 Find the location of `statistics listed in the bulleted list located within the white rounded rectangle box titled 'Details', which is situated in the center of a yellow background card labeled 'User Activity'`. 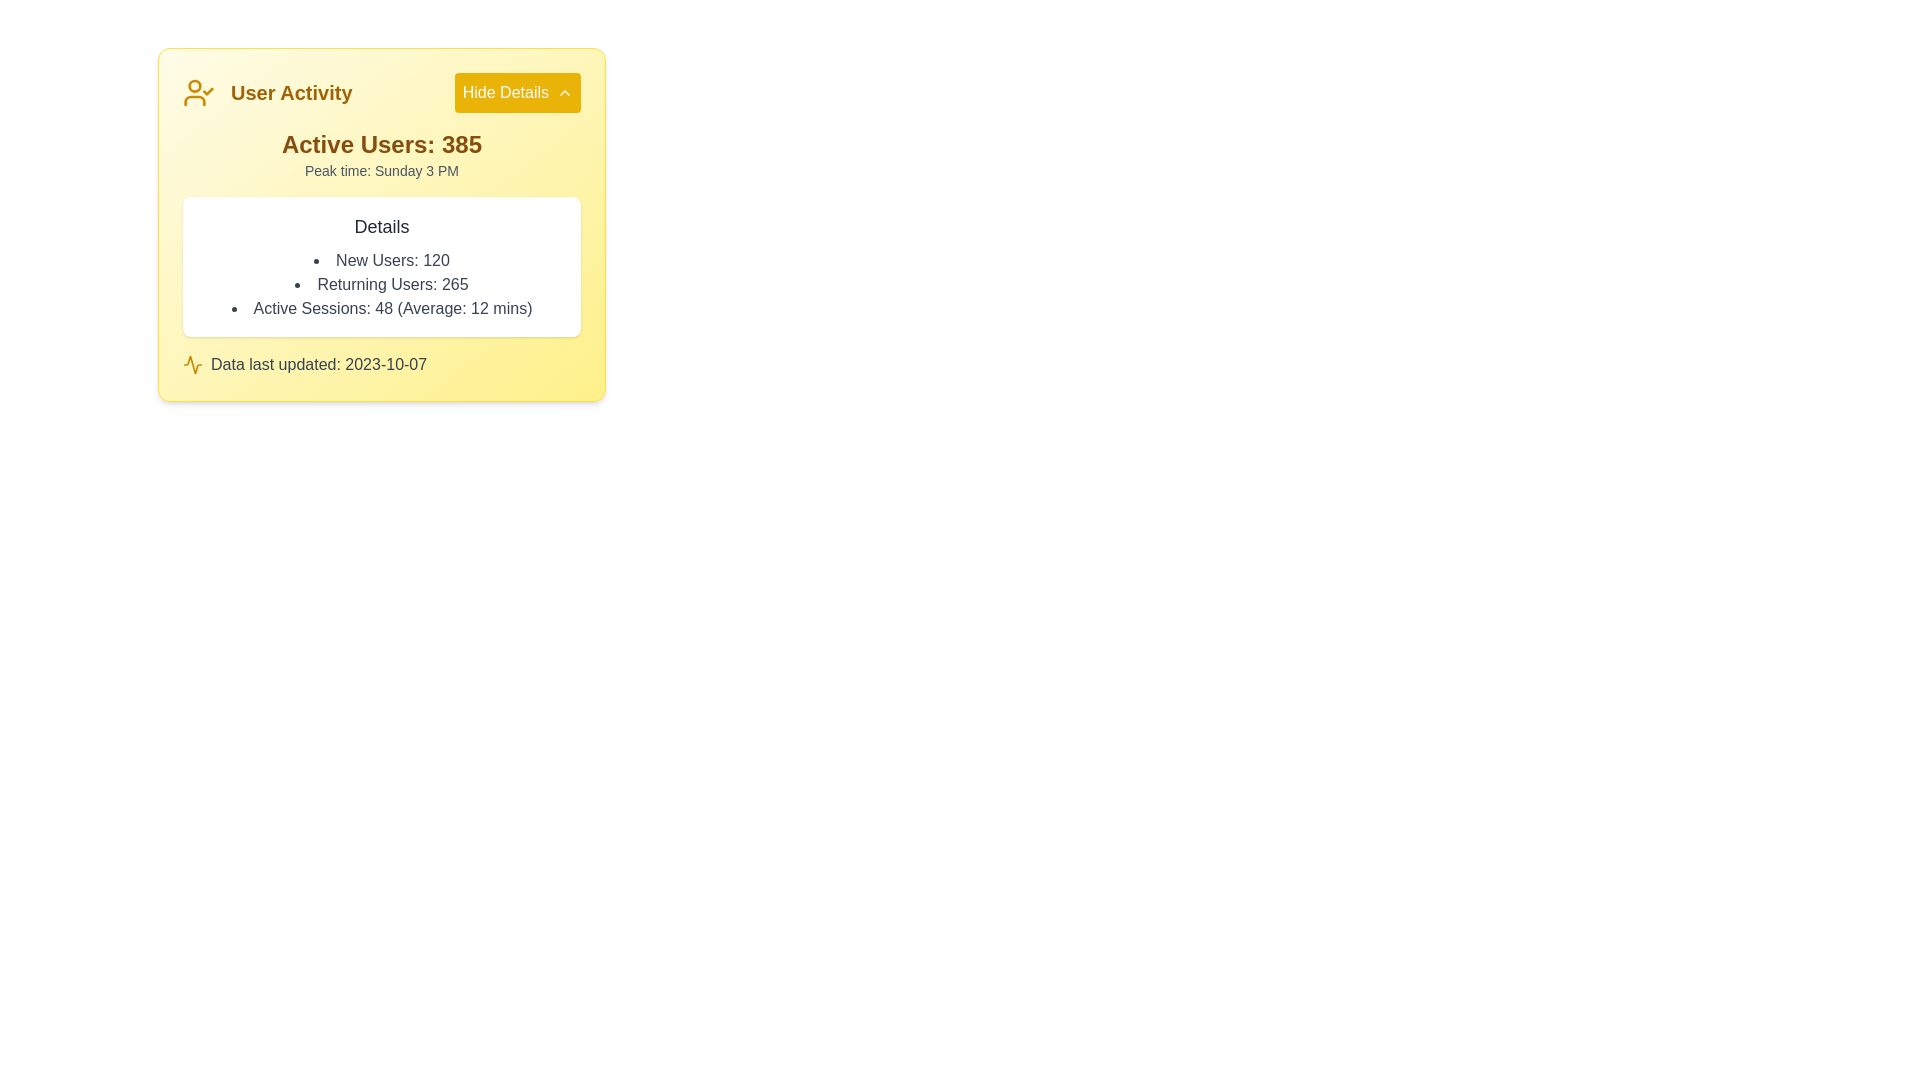

statistics listed in the bulleted list located within the white rounded rectangle box titled 'Details', which is situated in the center of a yellow background card labeled 'User Activity' is located at coordinates (382, 285).